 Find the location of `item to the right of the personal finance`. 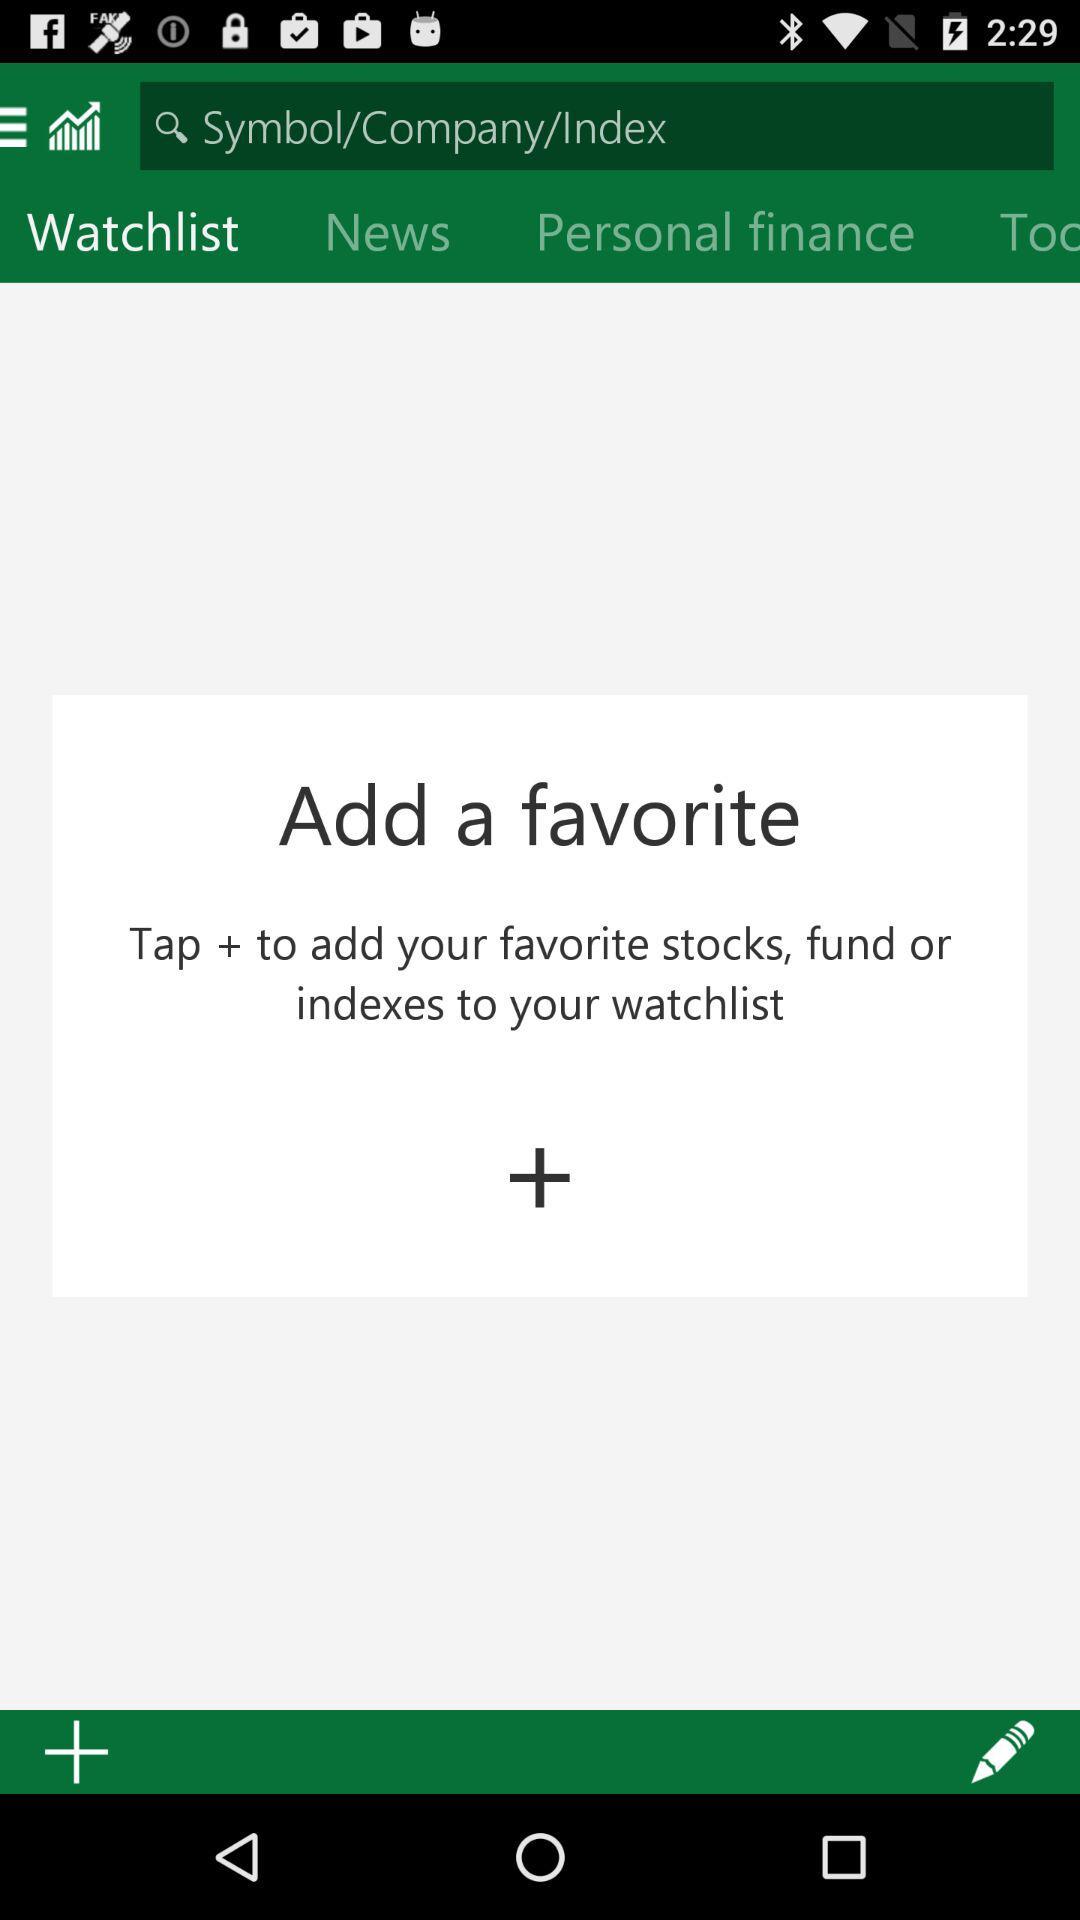

item to the right of the personal finance is located at coordinates (1026, 235).